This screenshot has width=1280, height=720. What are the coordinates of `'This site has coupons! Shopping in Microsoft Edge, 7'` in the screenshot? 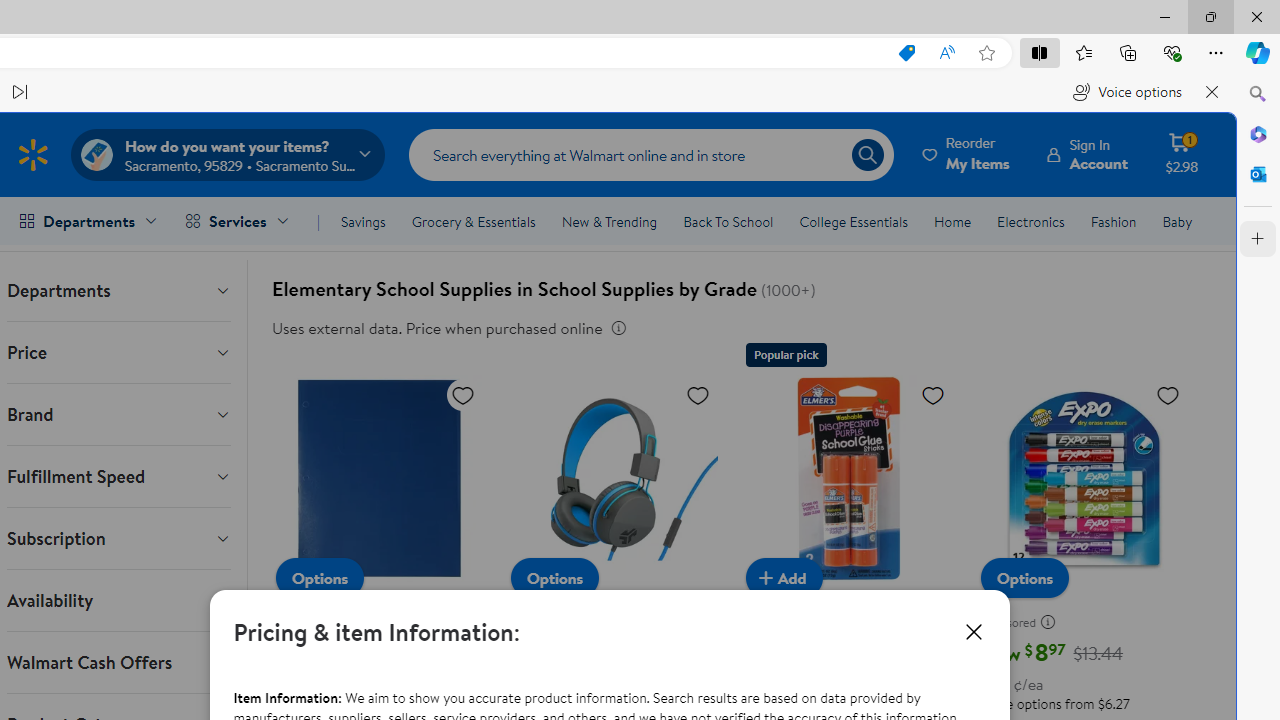 It's located at (905, 52).